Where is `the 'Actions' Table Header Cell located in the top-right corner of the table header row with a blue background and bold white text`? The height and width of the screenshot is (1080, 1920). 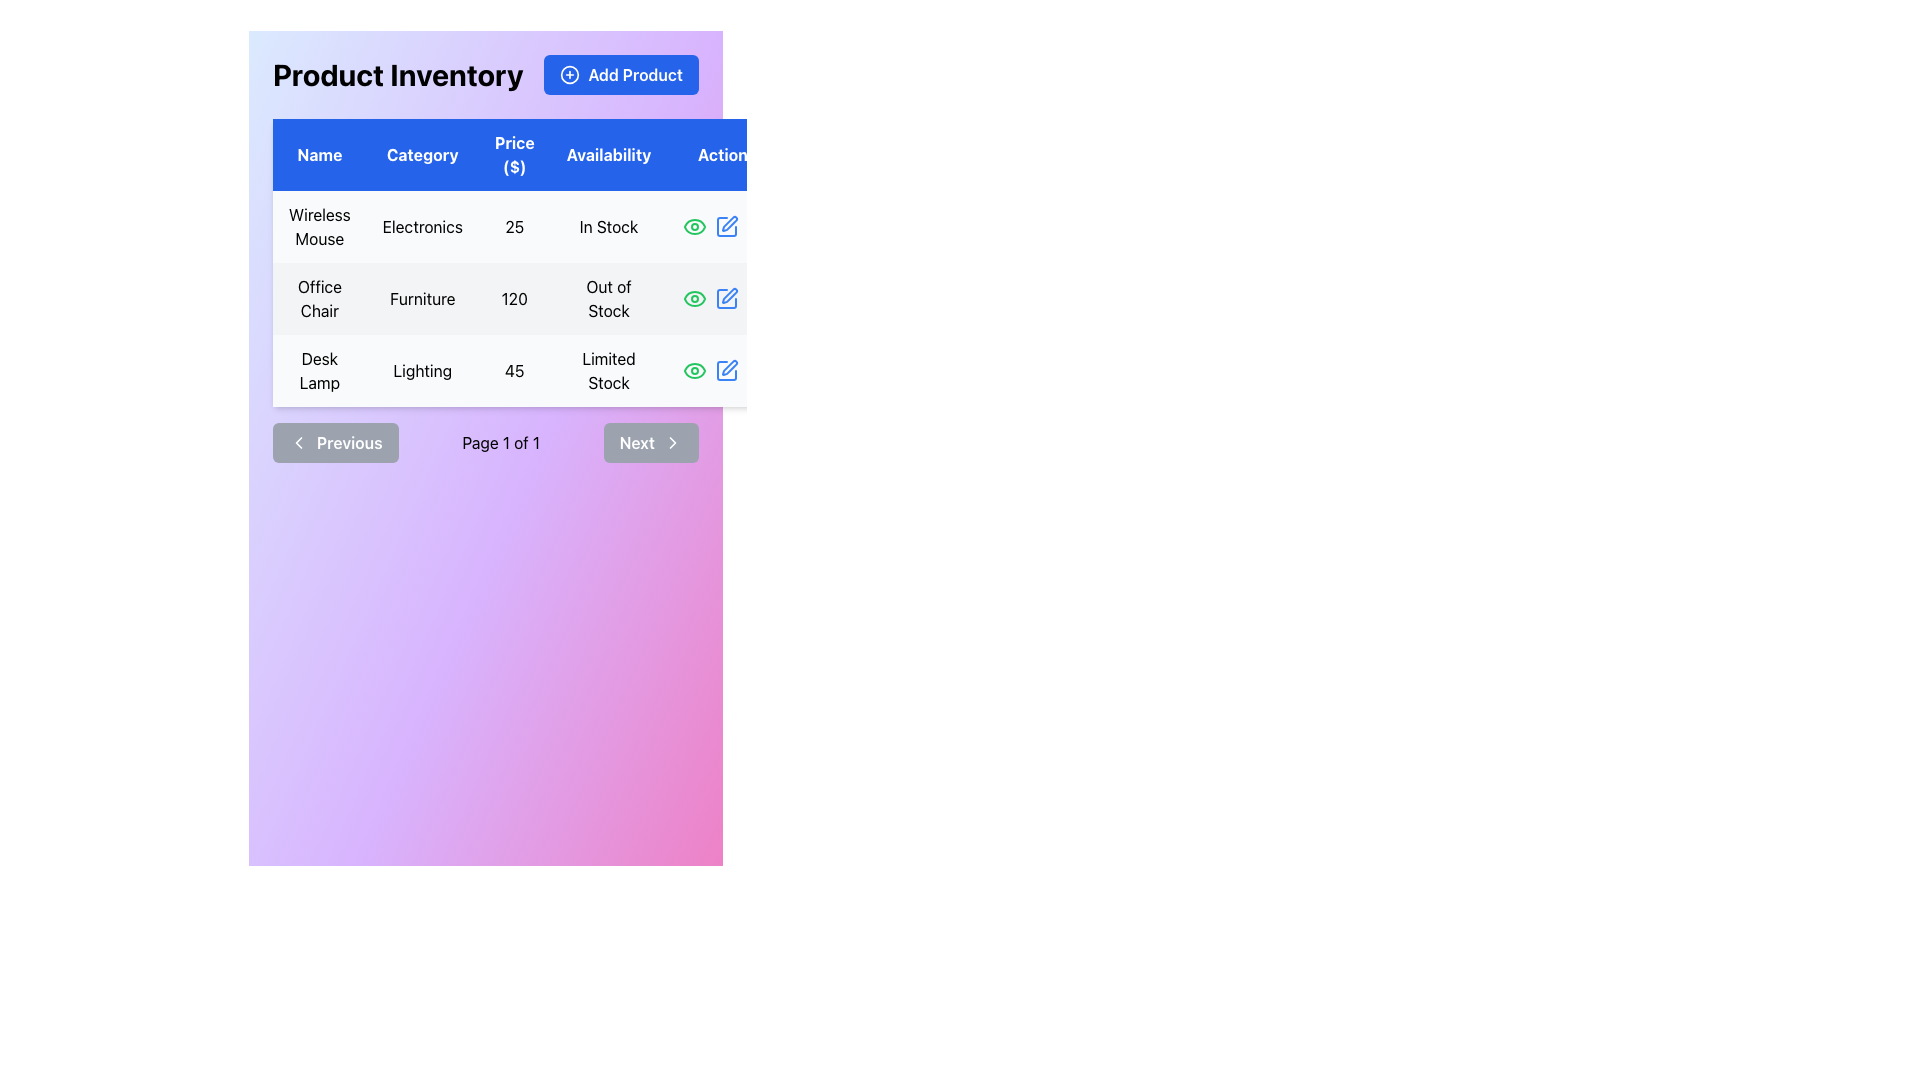
the 'Actions' Table Header Cell located in the top-right corner of the table header row with a blue background and bold white text is located at coordinates (725, 153).